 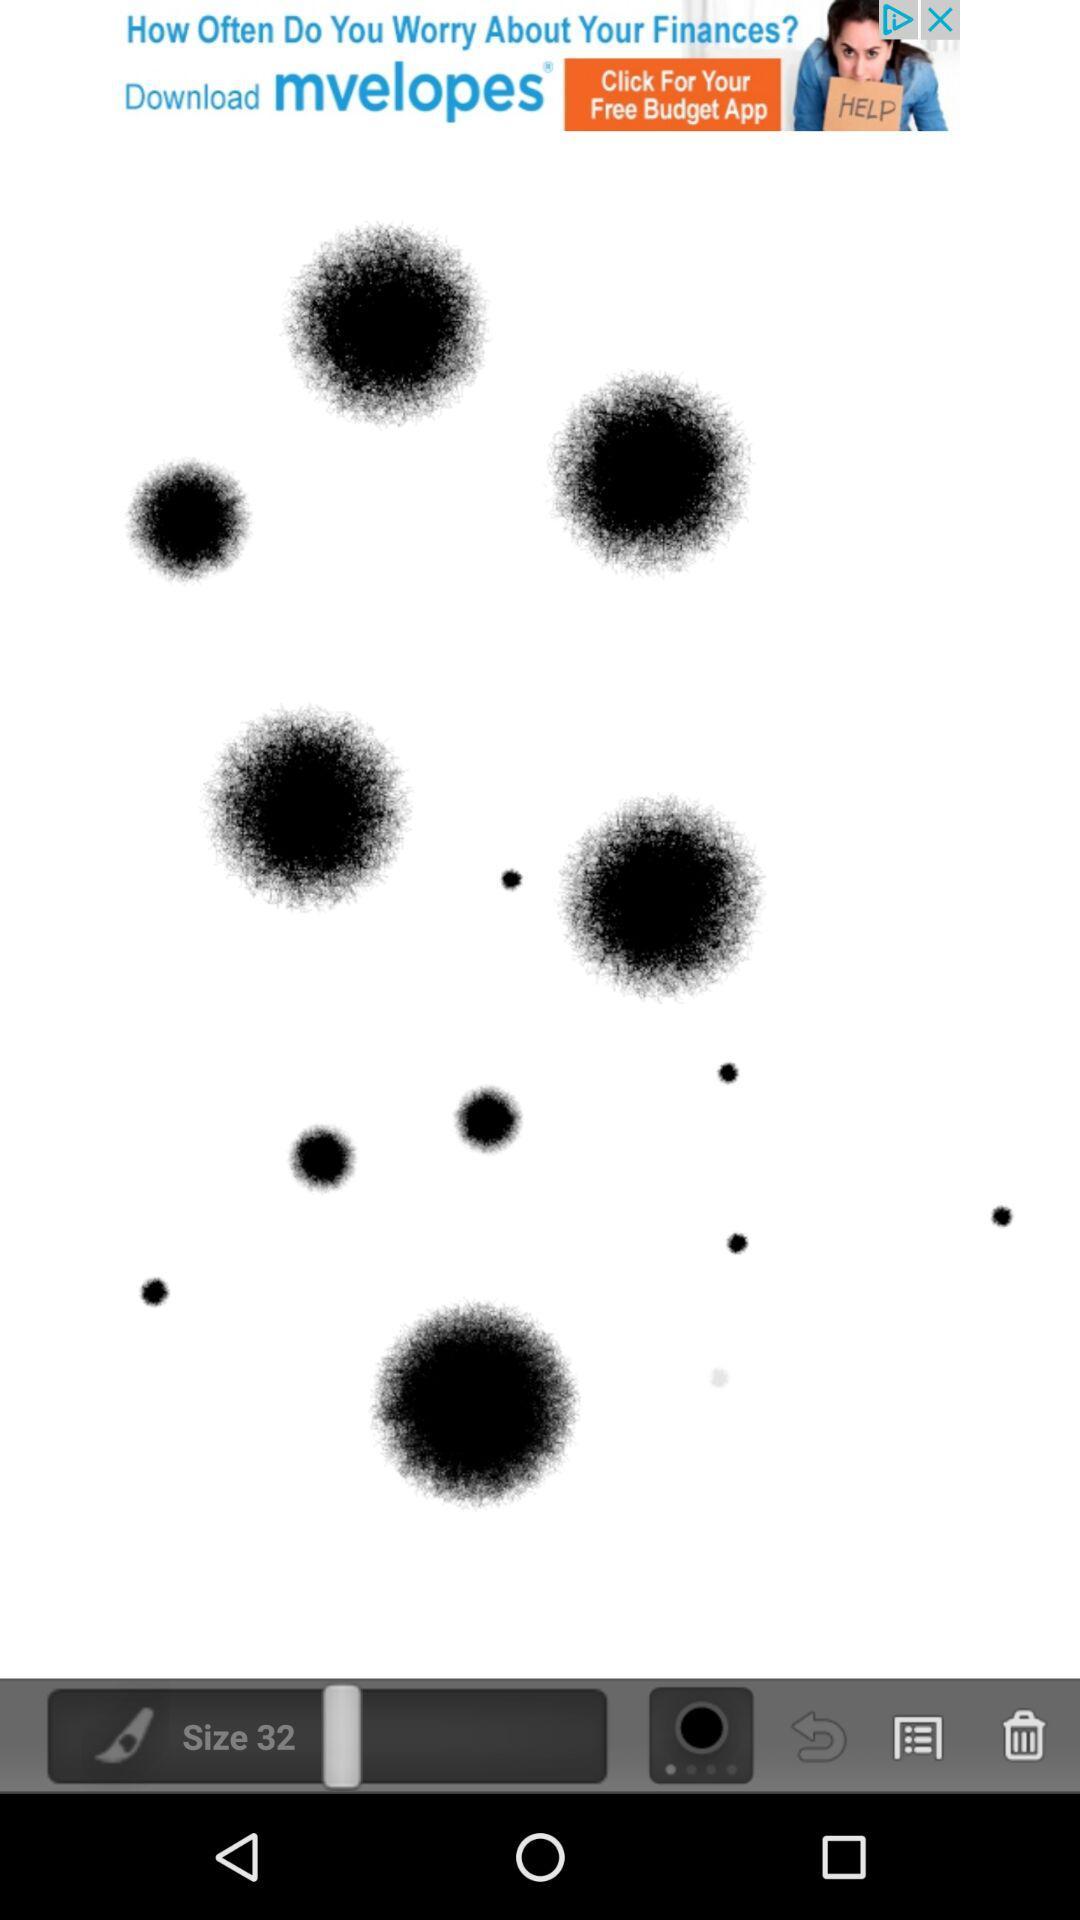 I want to click on open advertisement, so click(x=540, y=65).